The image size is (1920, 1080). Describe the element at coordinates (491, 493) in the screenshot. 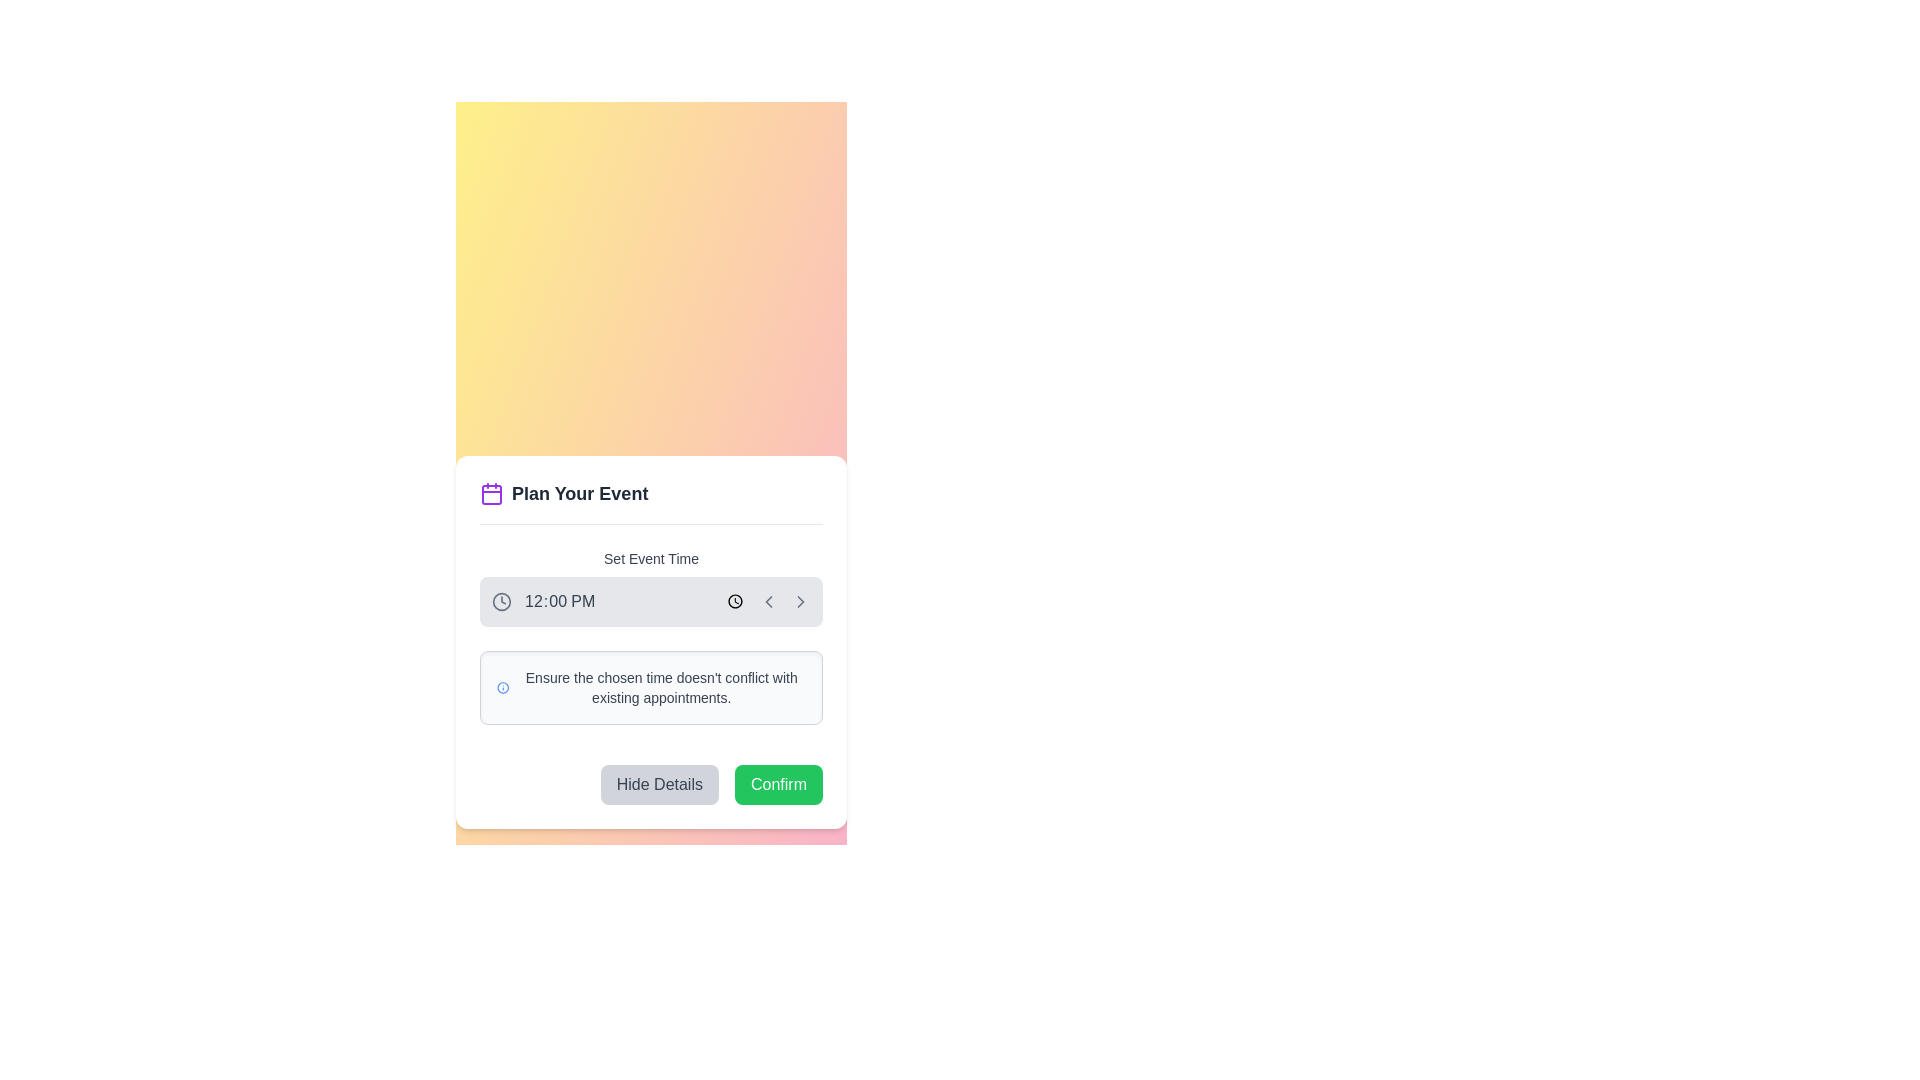

I see `the SVG calendar icon, which is a decorative element with a purple square outline, located at the top left of the 'Plan Your Event' header section, preceding the title` at that location.